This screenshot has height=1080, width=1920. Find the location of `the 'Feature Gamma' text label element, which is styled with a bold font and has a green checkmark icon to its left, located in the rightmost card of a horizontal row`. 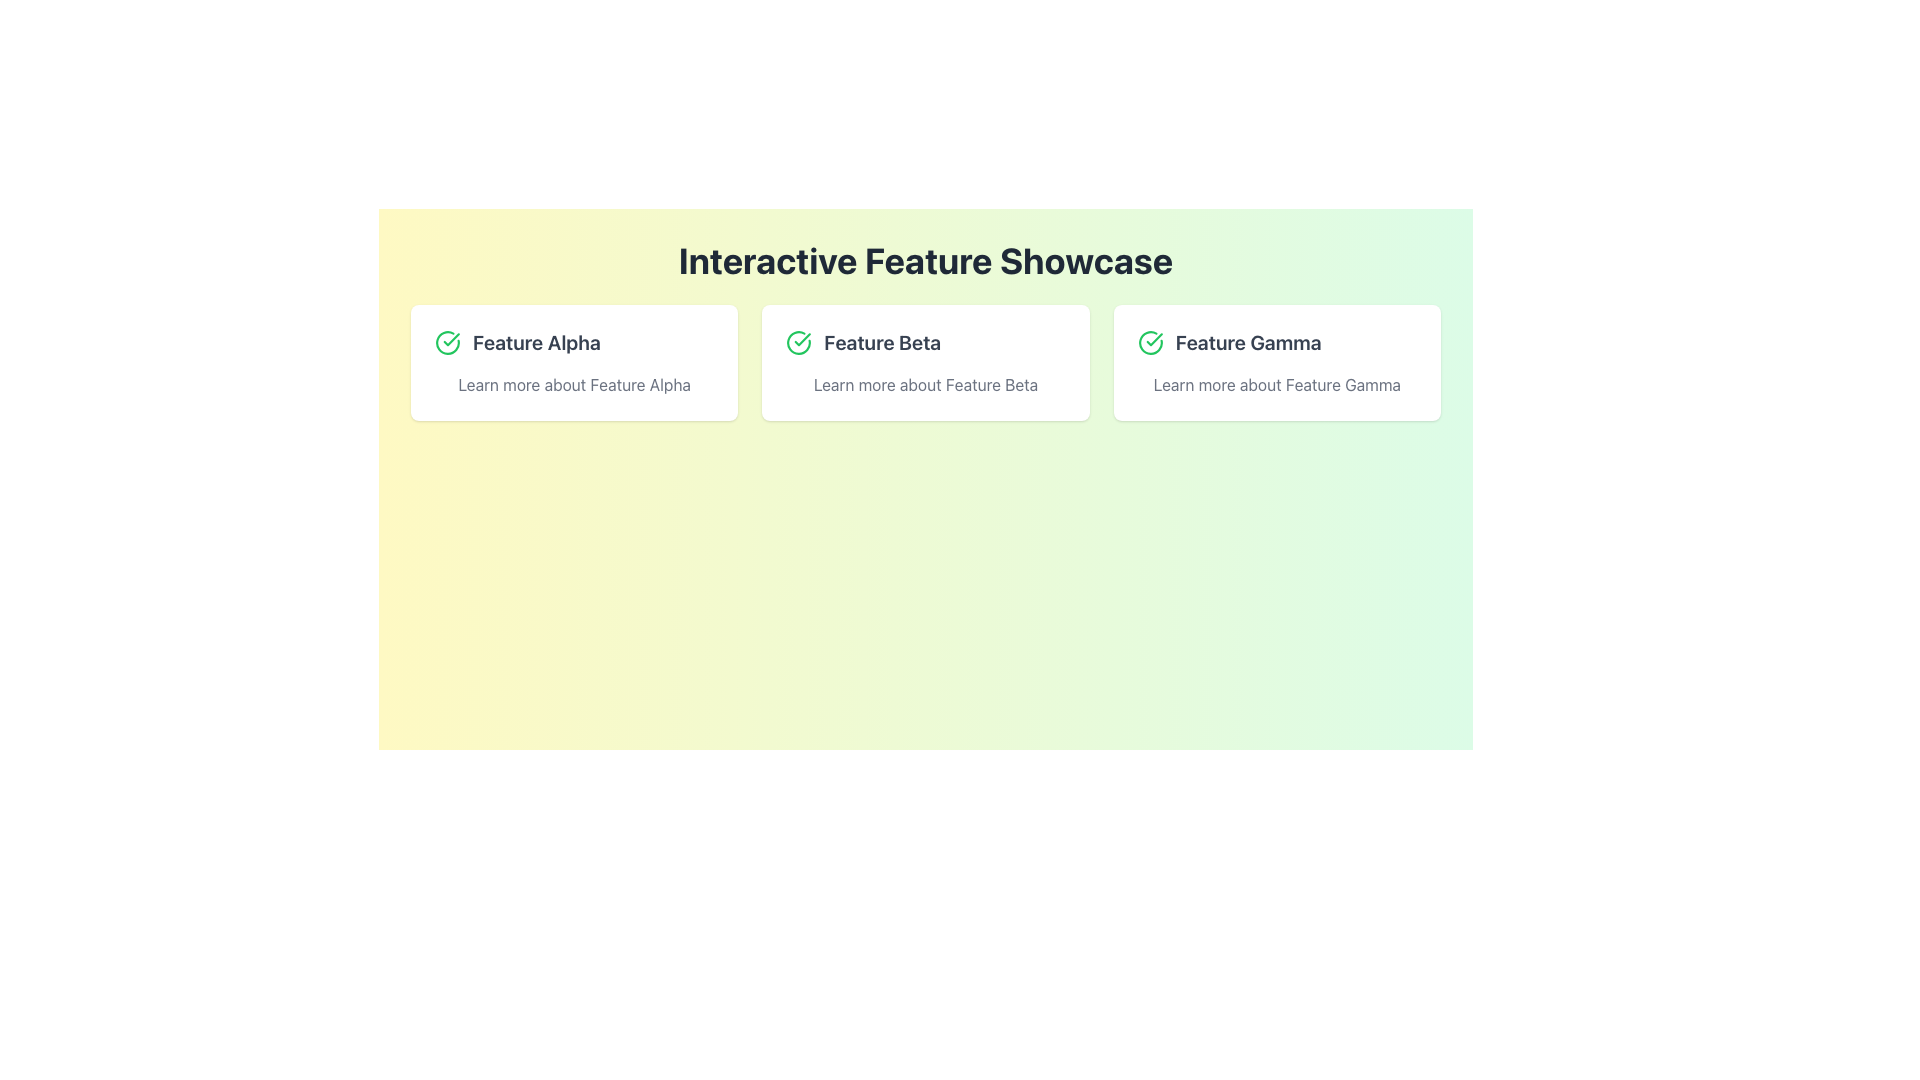

the 'Feature Gamma' text label element, which is styled with a bold font and has a green checkmark icon to its left, located in the rightmost card of a horizontal row is located at coordinates (1276, 342).